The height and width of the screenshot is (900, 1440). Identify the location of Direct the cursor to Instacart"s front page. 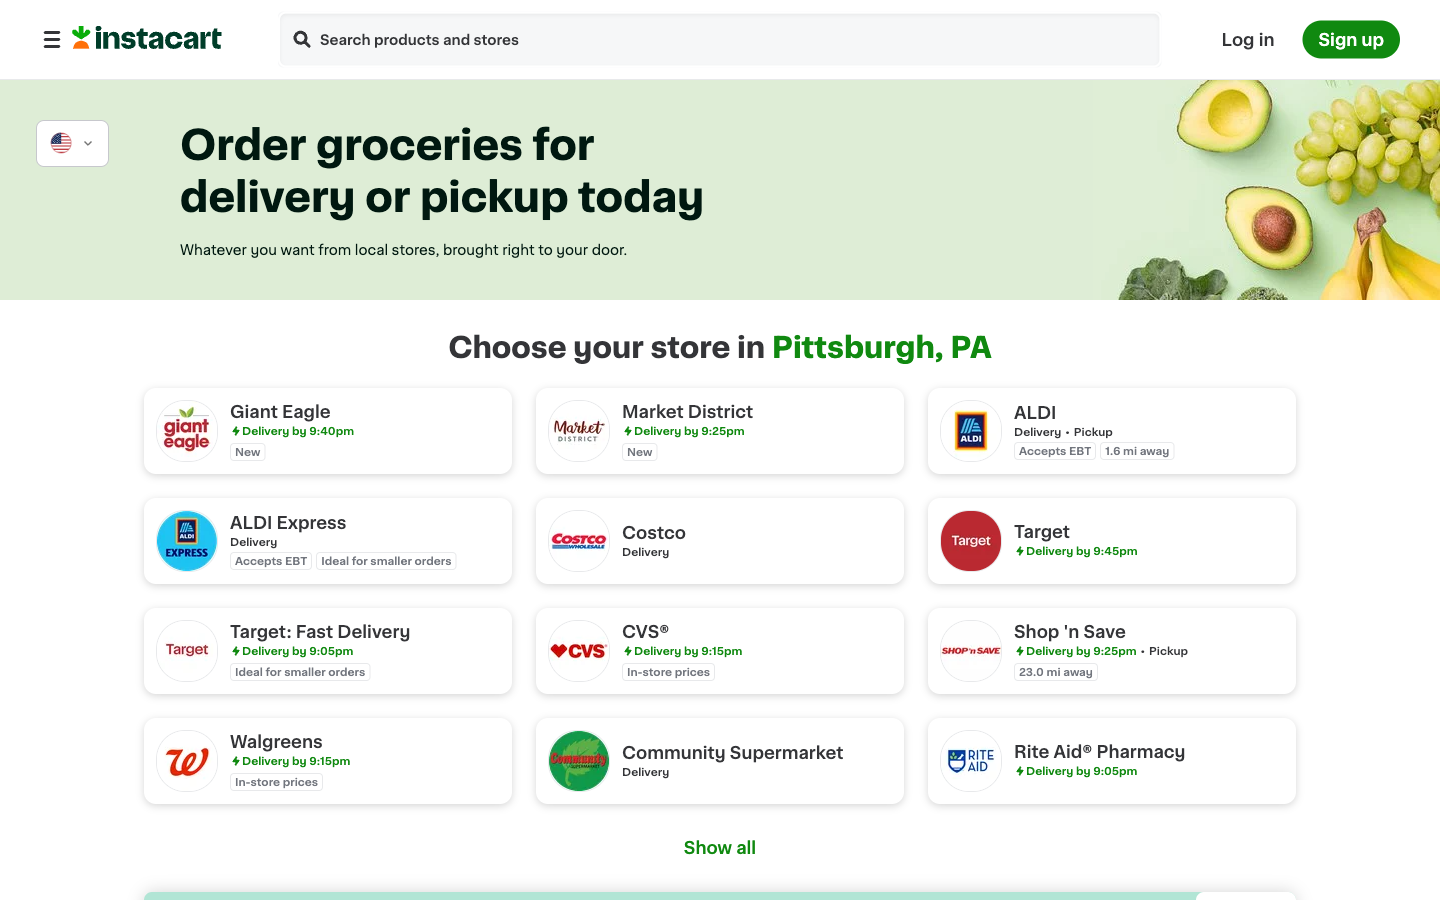
(146, 43).